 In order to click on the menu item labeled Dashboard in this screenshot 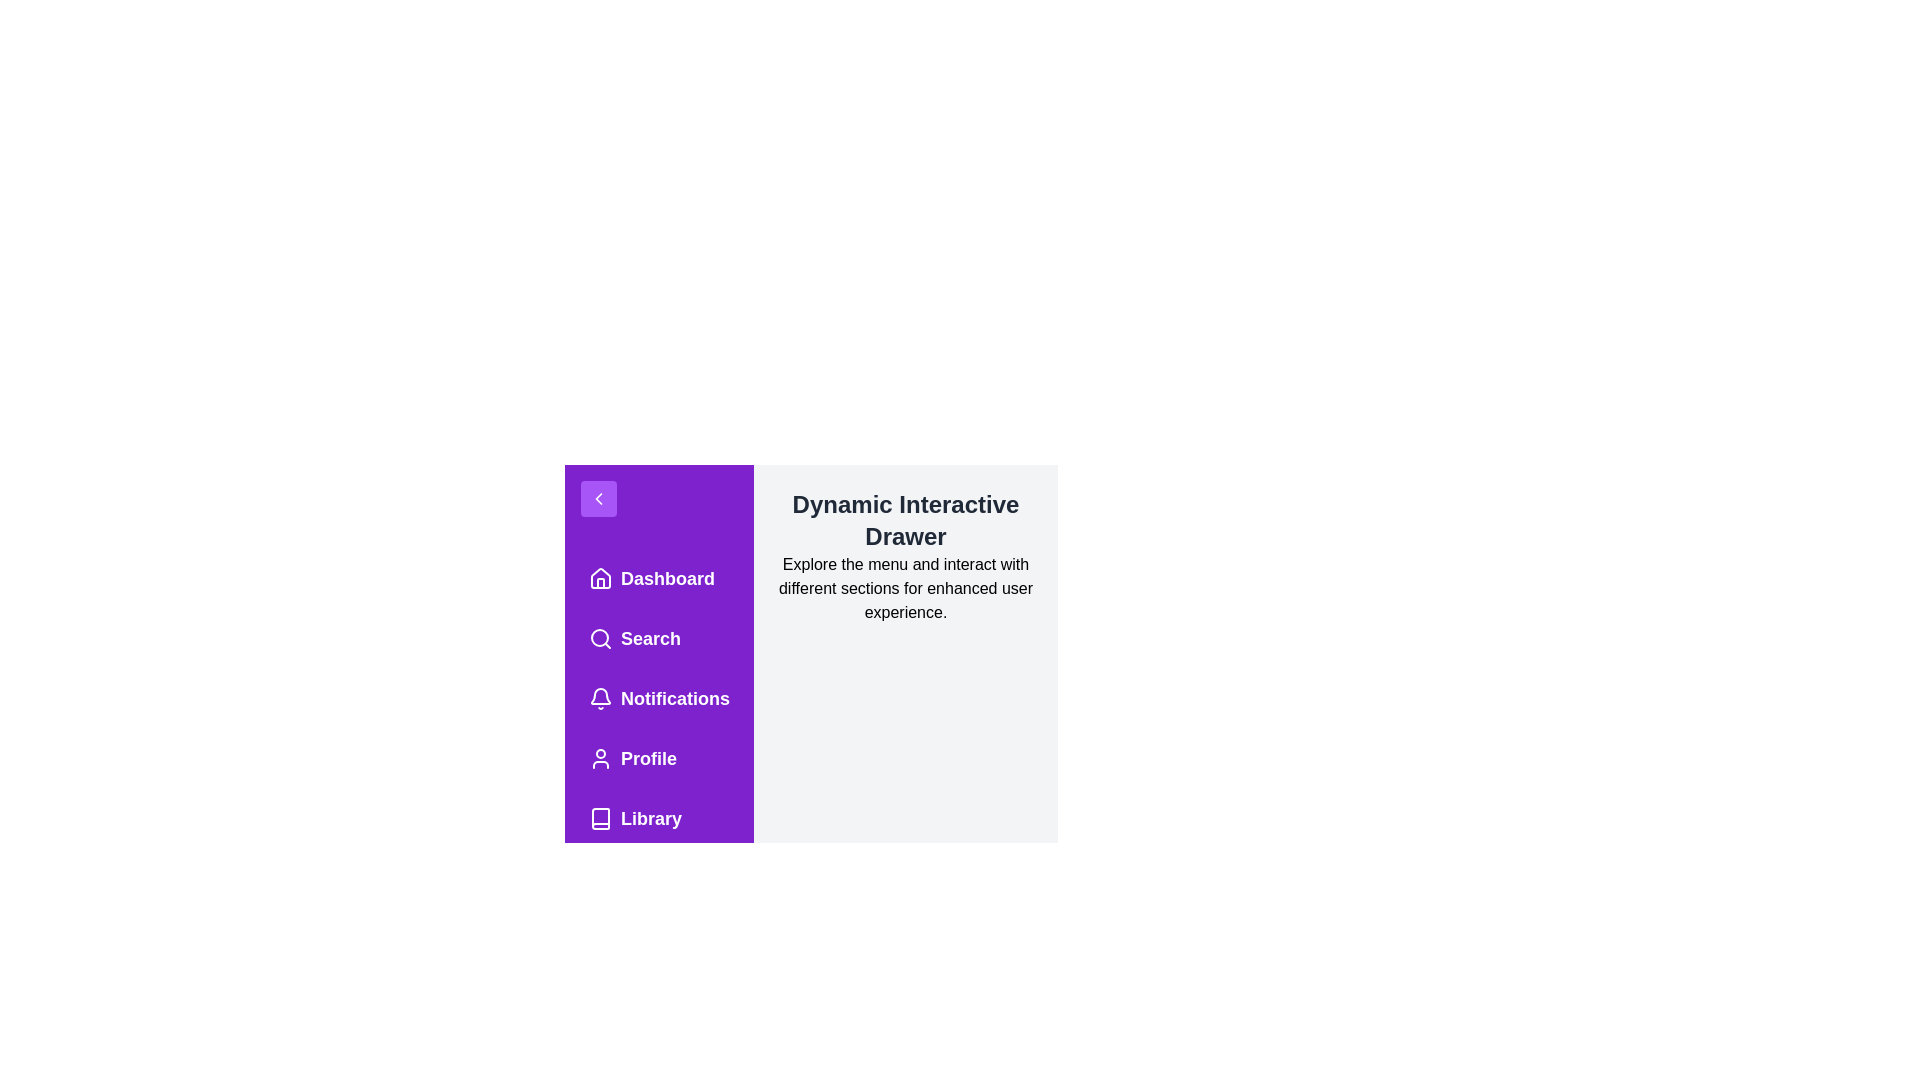, I will do `click(659, 578)`.